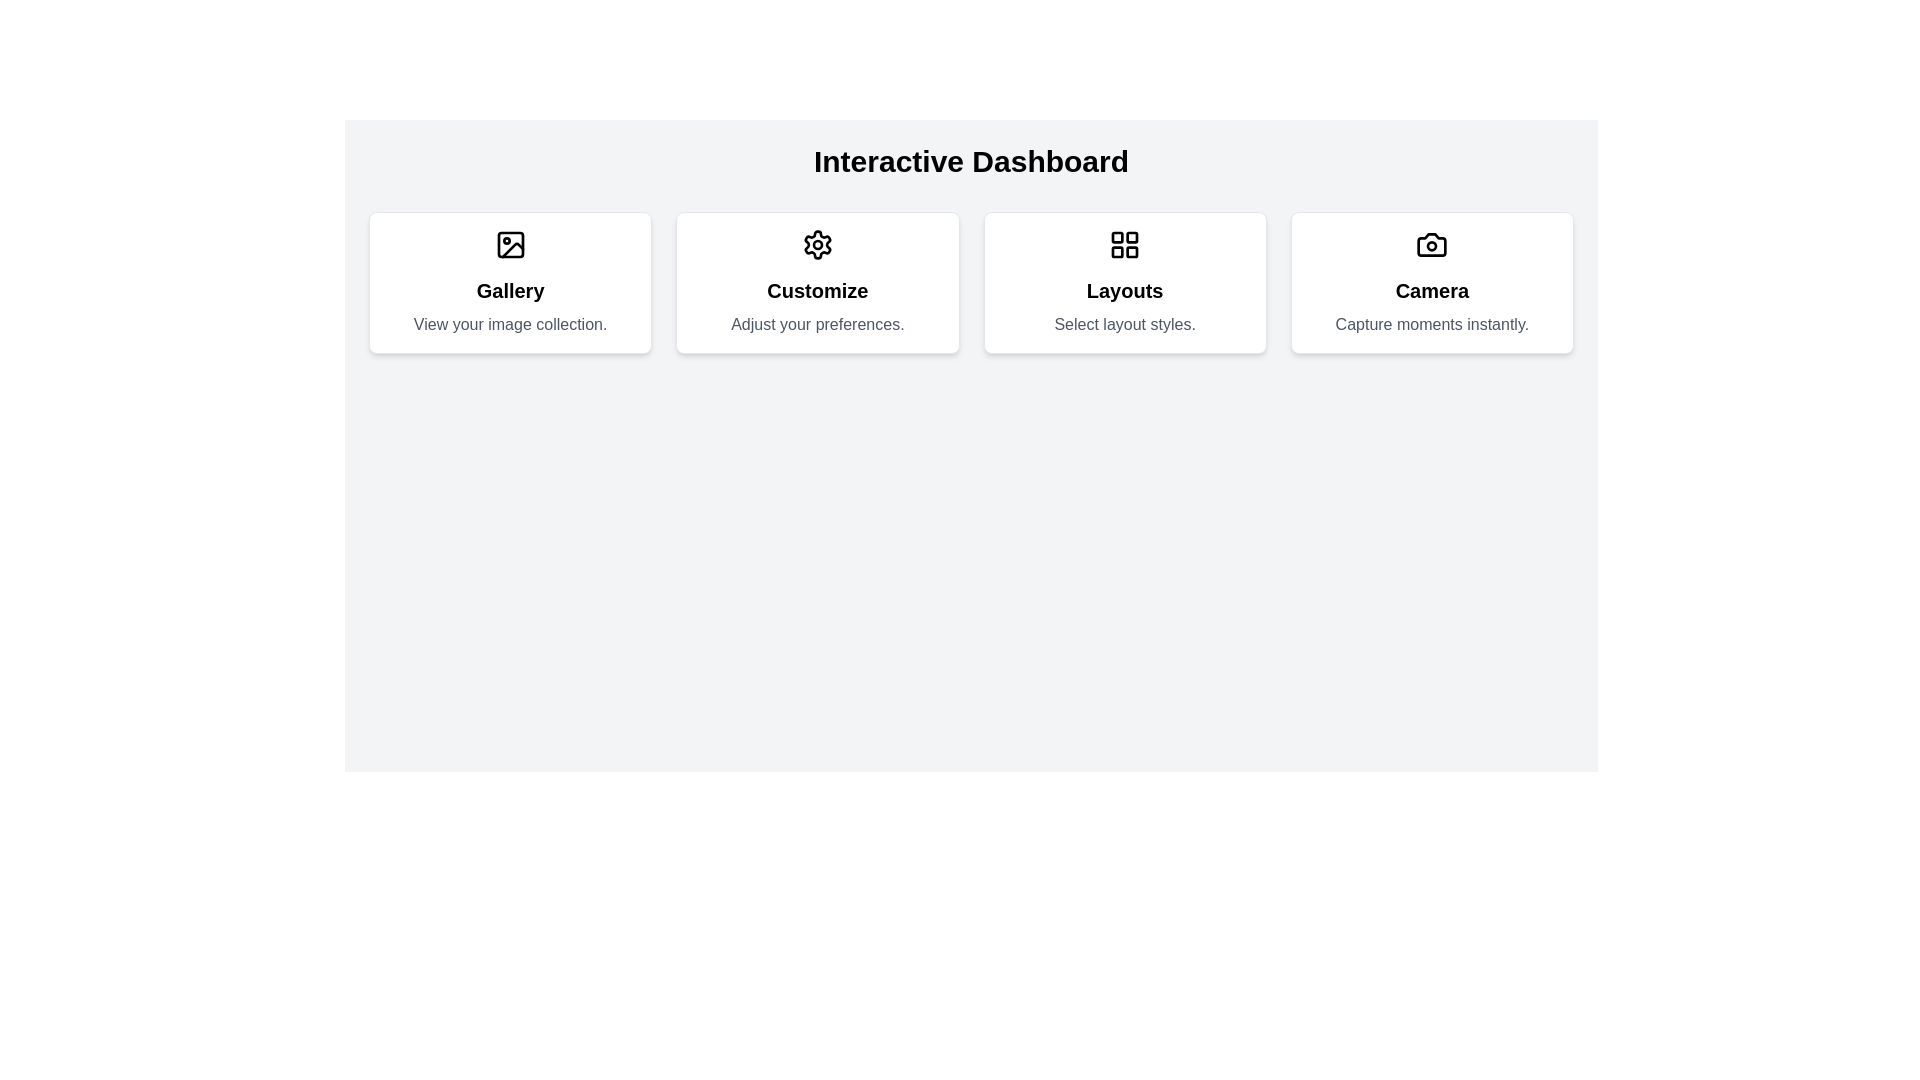  I want to click on the second card in the row of four cards, so click(817, 282).